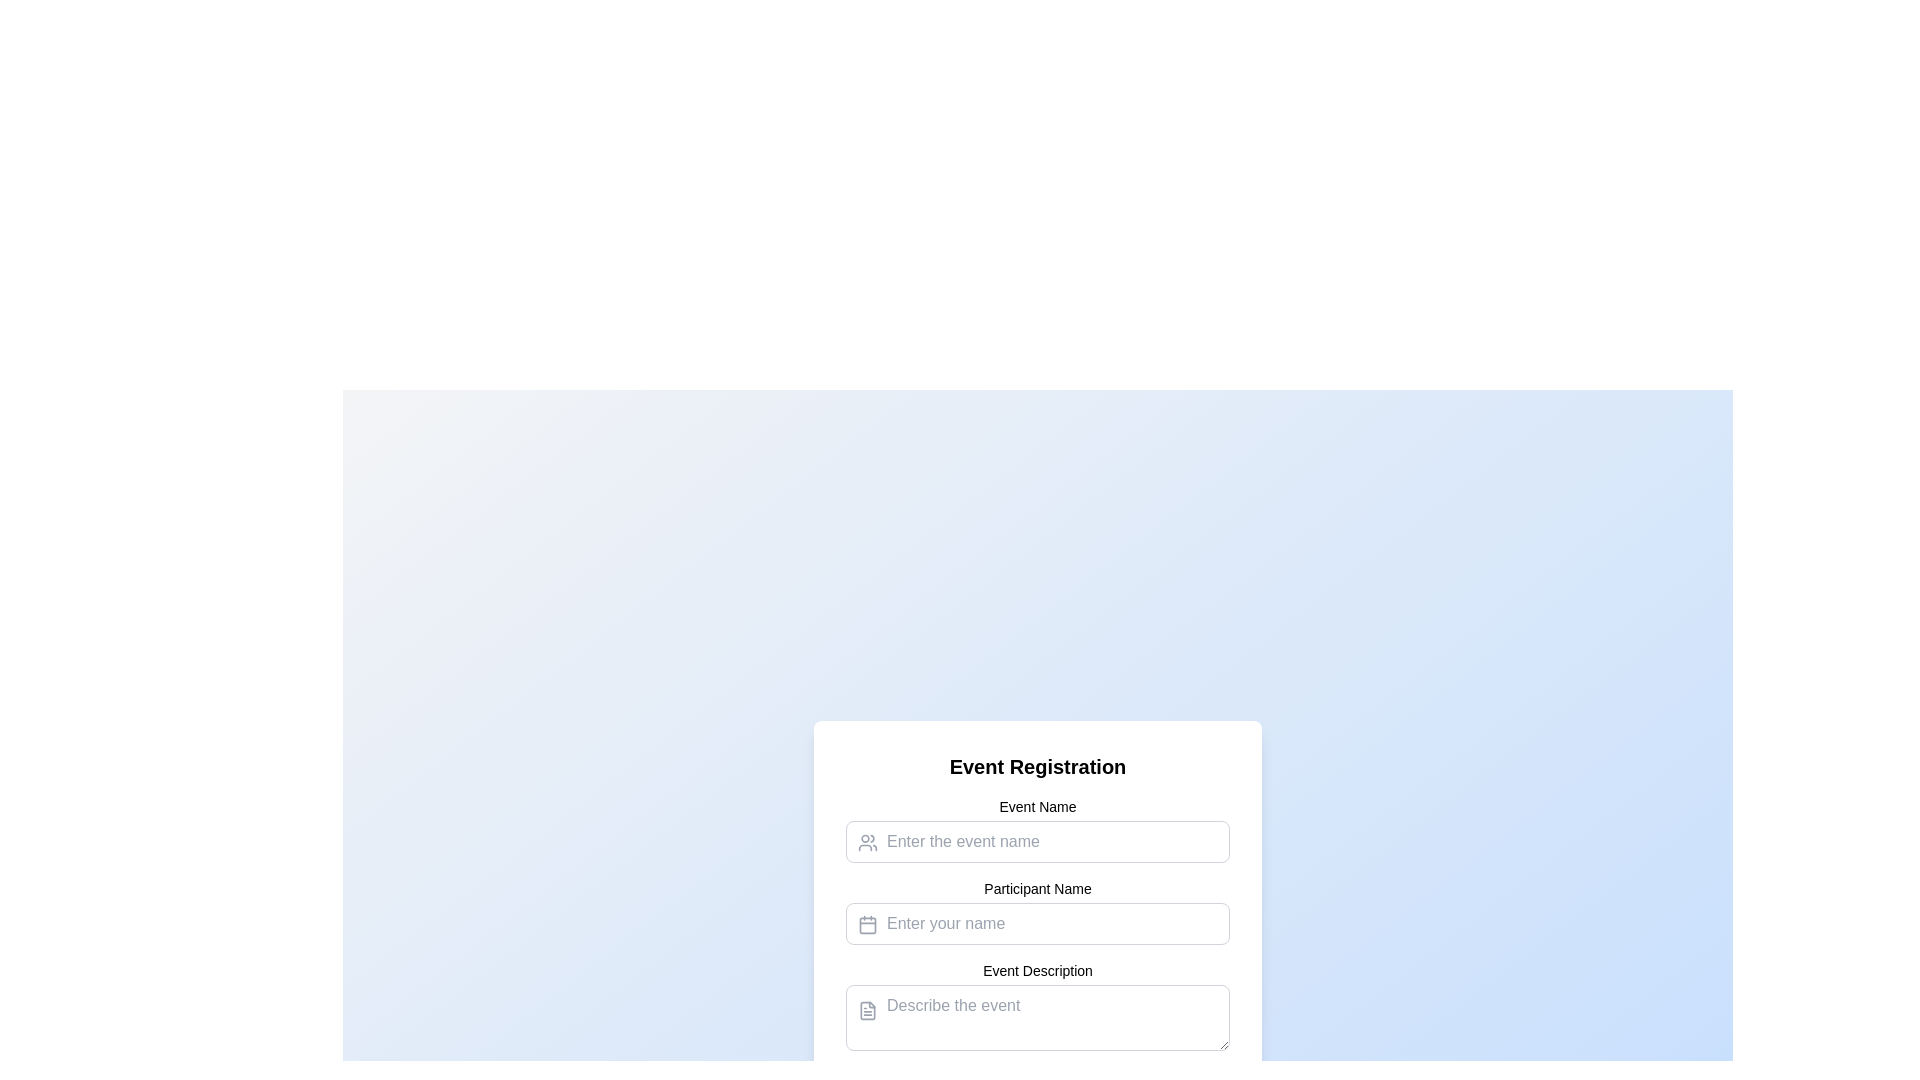 The height and width of the screenshot is (1080, 1920). I want to click on the illustrative icon located on the left side of the 'Event Name' input field, which helps users associate the field with entering event-related information, so click(868, 843).